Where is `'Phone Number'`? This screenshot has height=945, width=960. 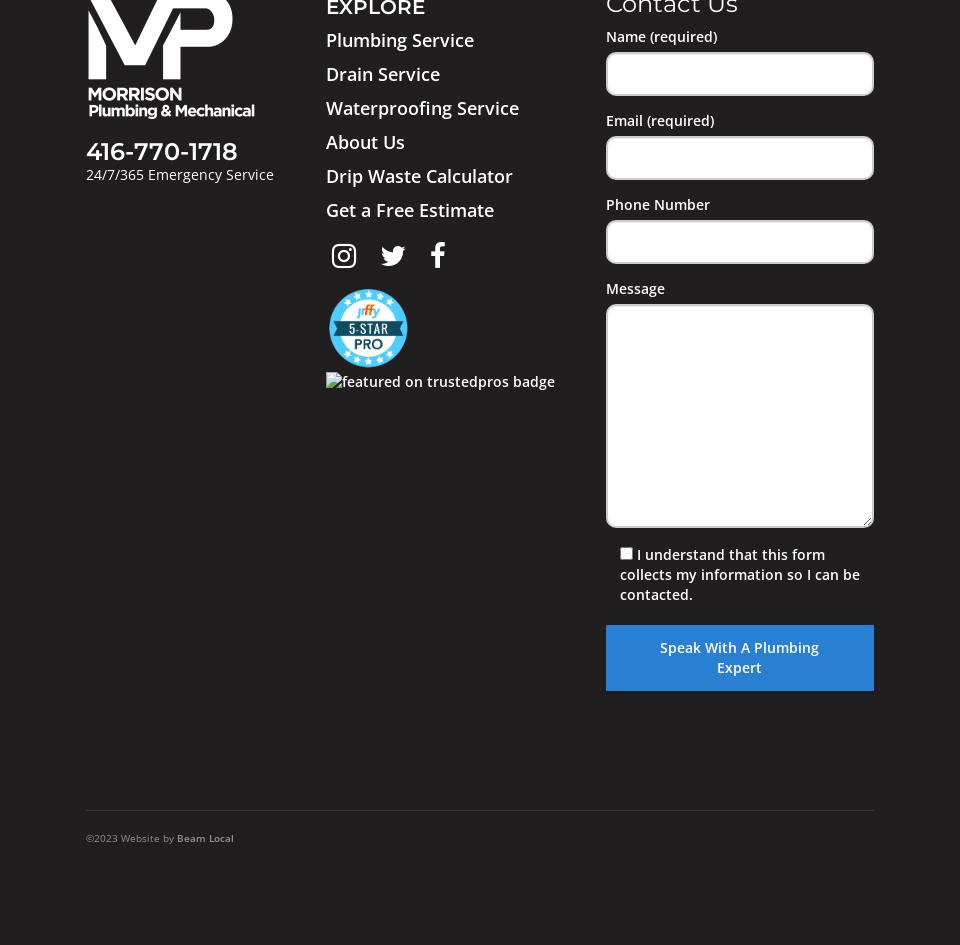
'Phone Number' is located at coordinates (656, 203).